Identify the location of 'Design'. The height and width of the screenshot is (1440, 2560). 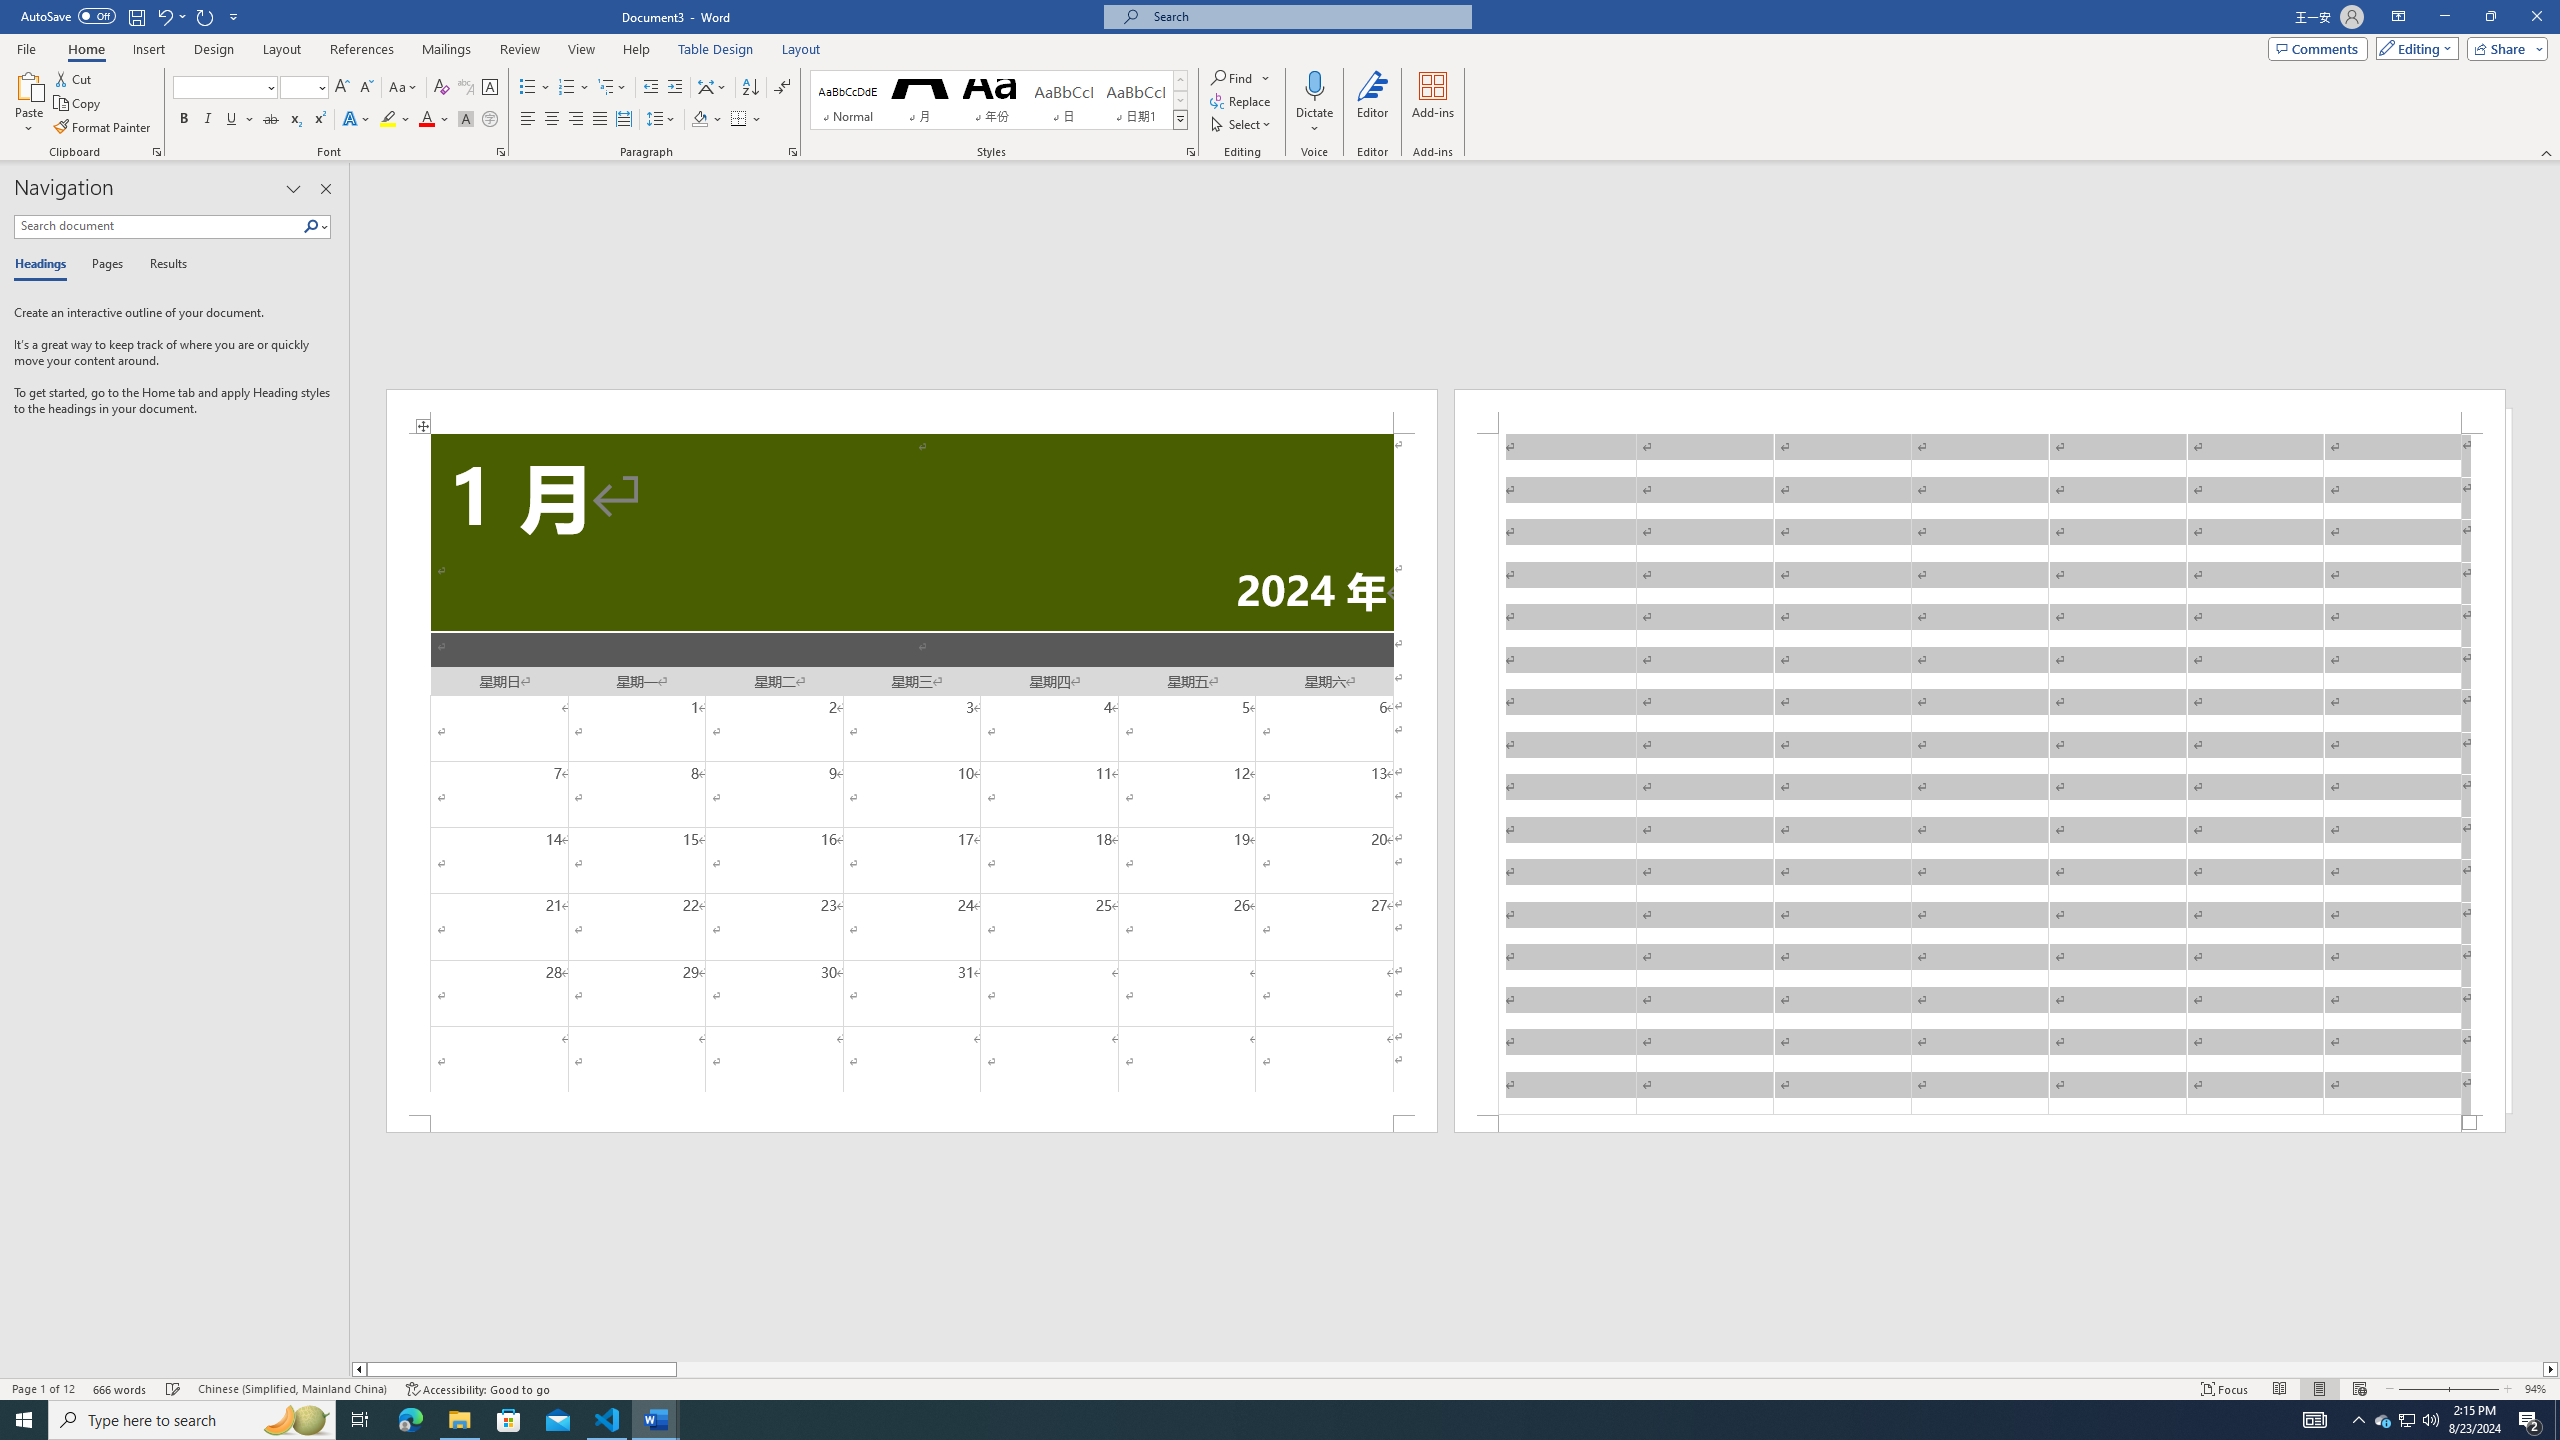
(215, 49).